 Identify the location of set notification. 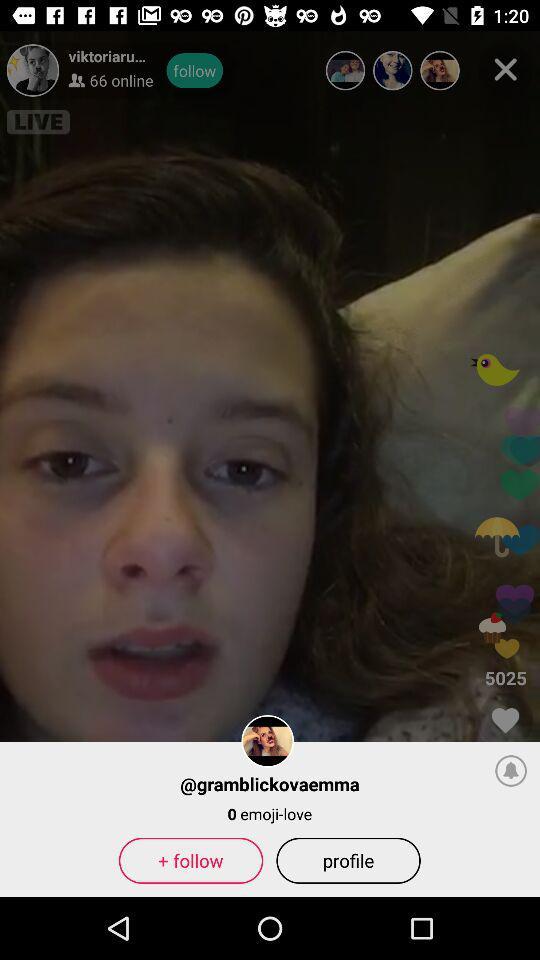
(511, 769).